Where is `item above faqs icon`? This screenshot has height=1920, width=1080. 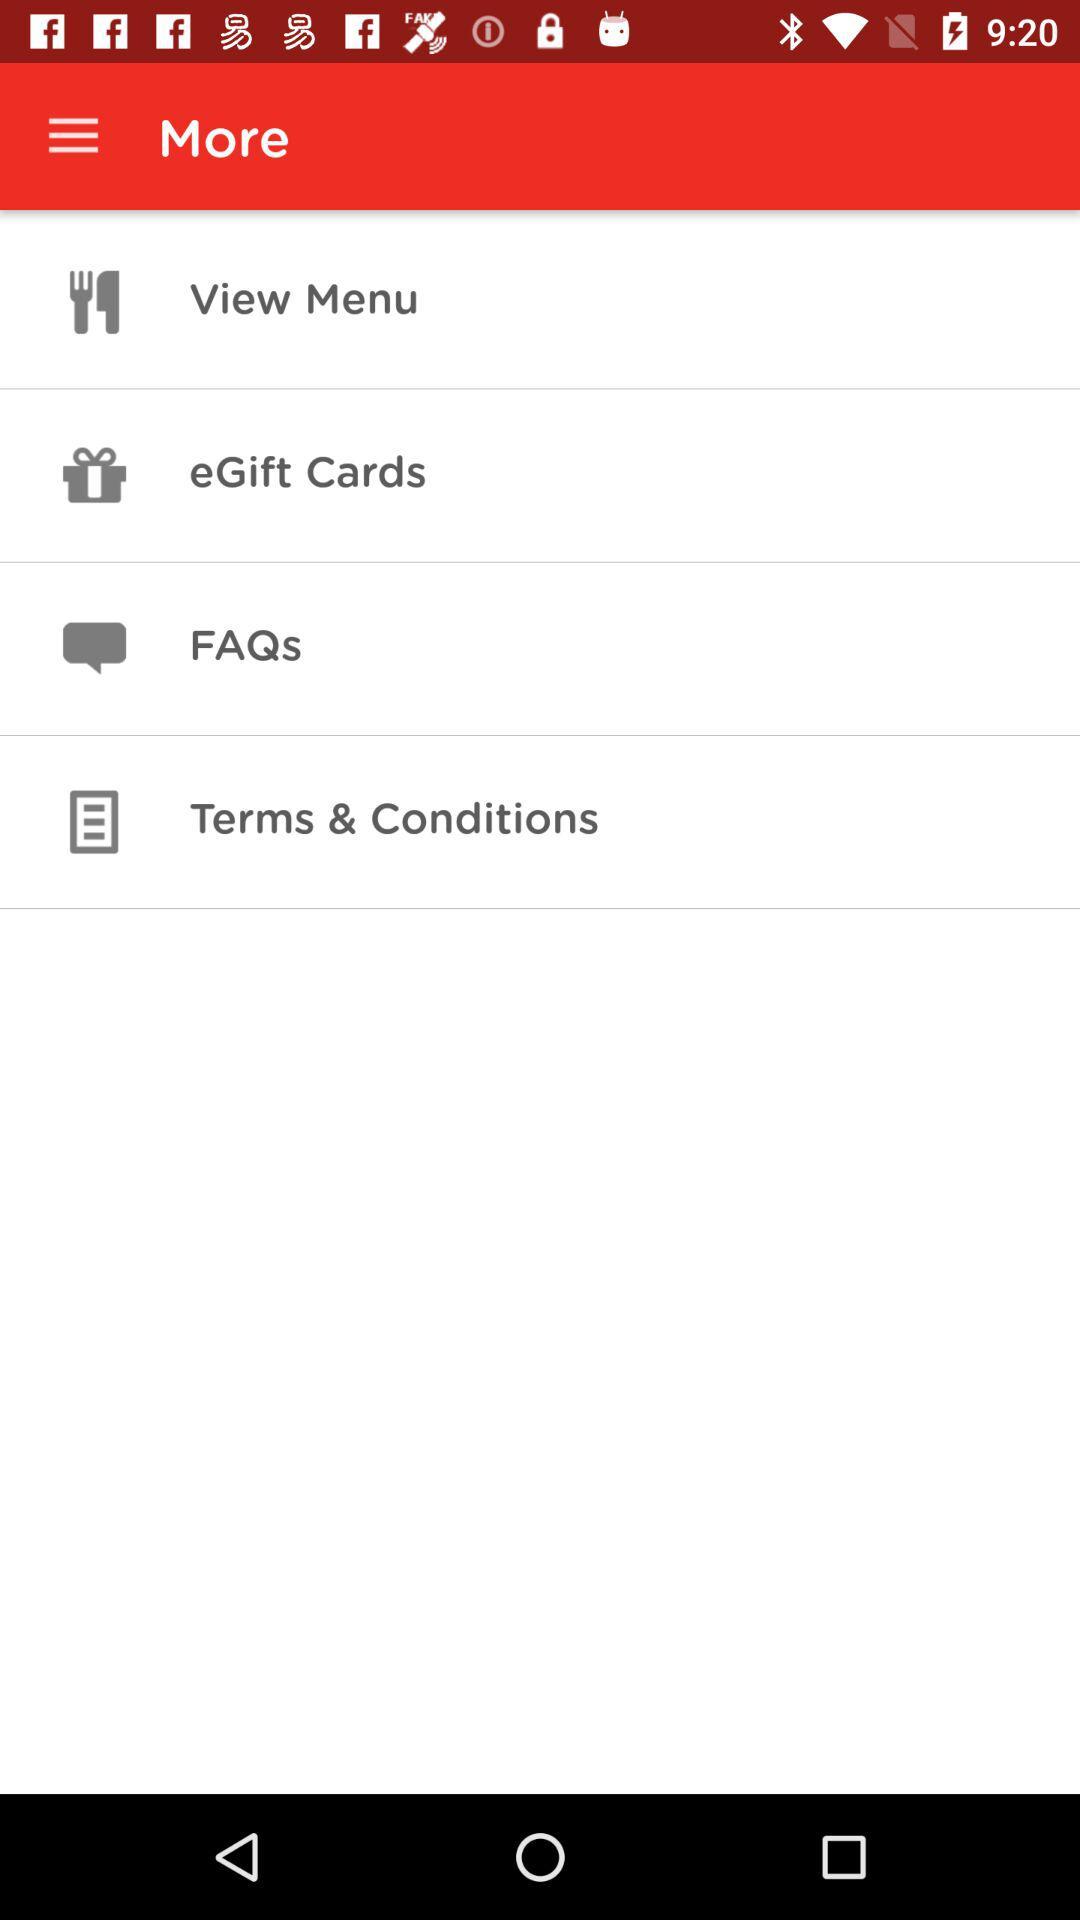 item above faqs icon is located at coordinates (307, 474).